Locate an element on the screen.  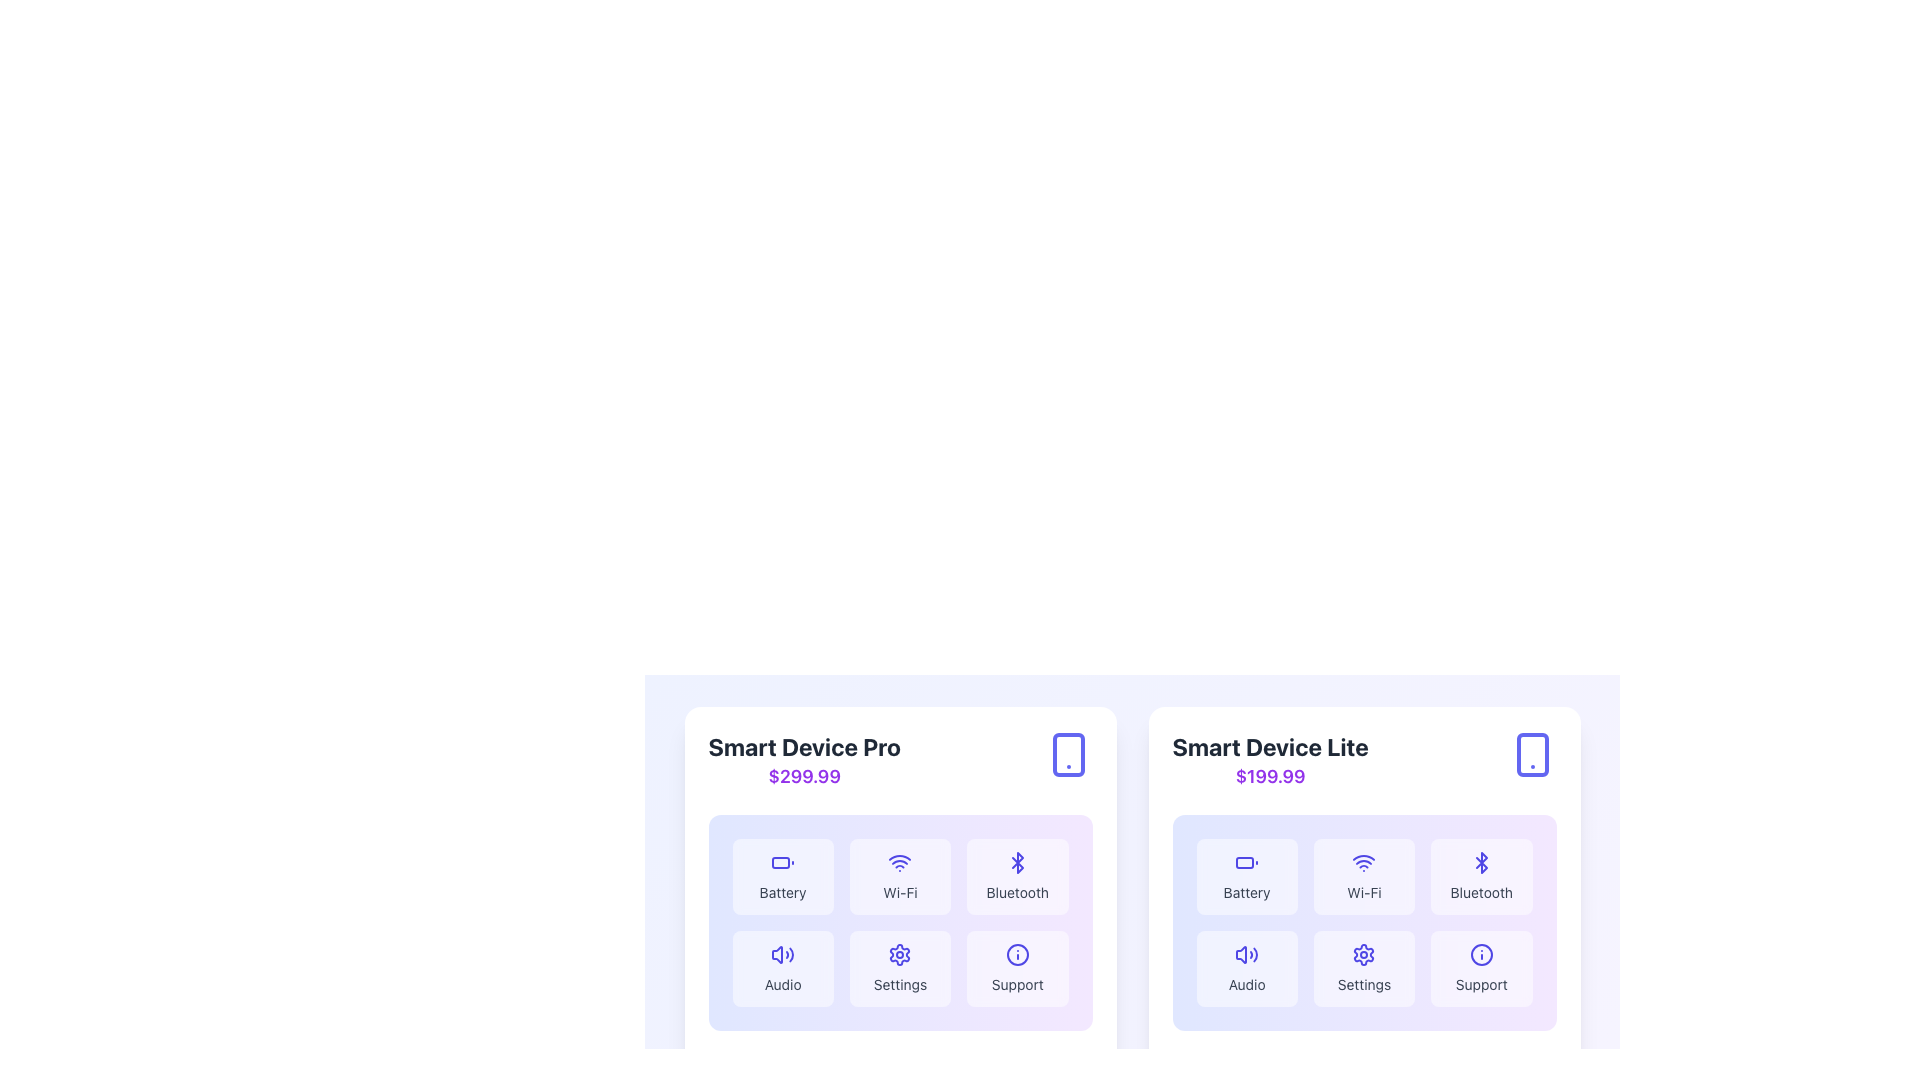
the static text label indicating 'Support' functionality located at the bottom of the 'Smart Device Lite' card in the lower right corner of the section is located at coordinates (1481, 983).